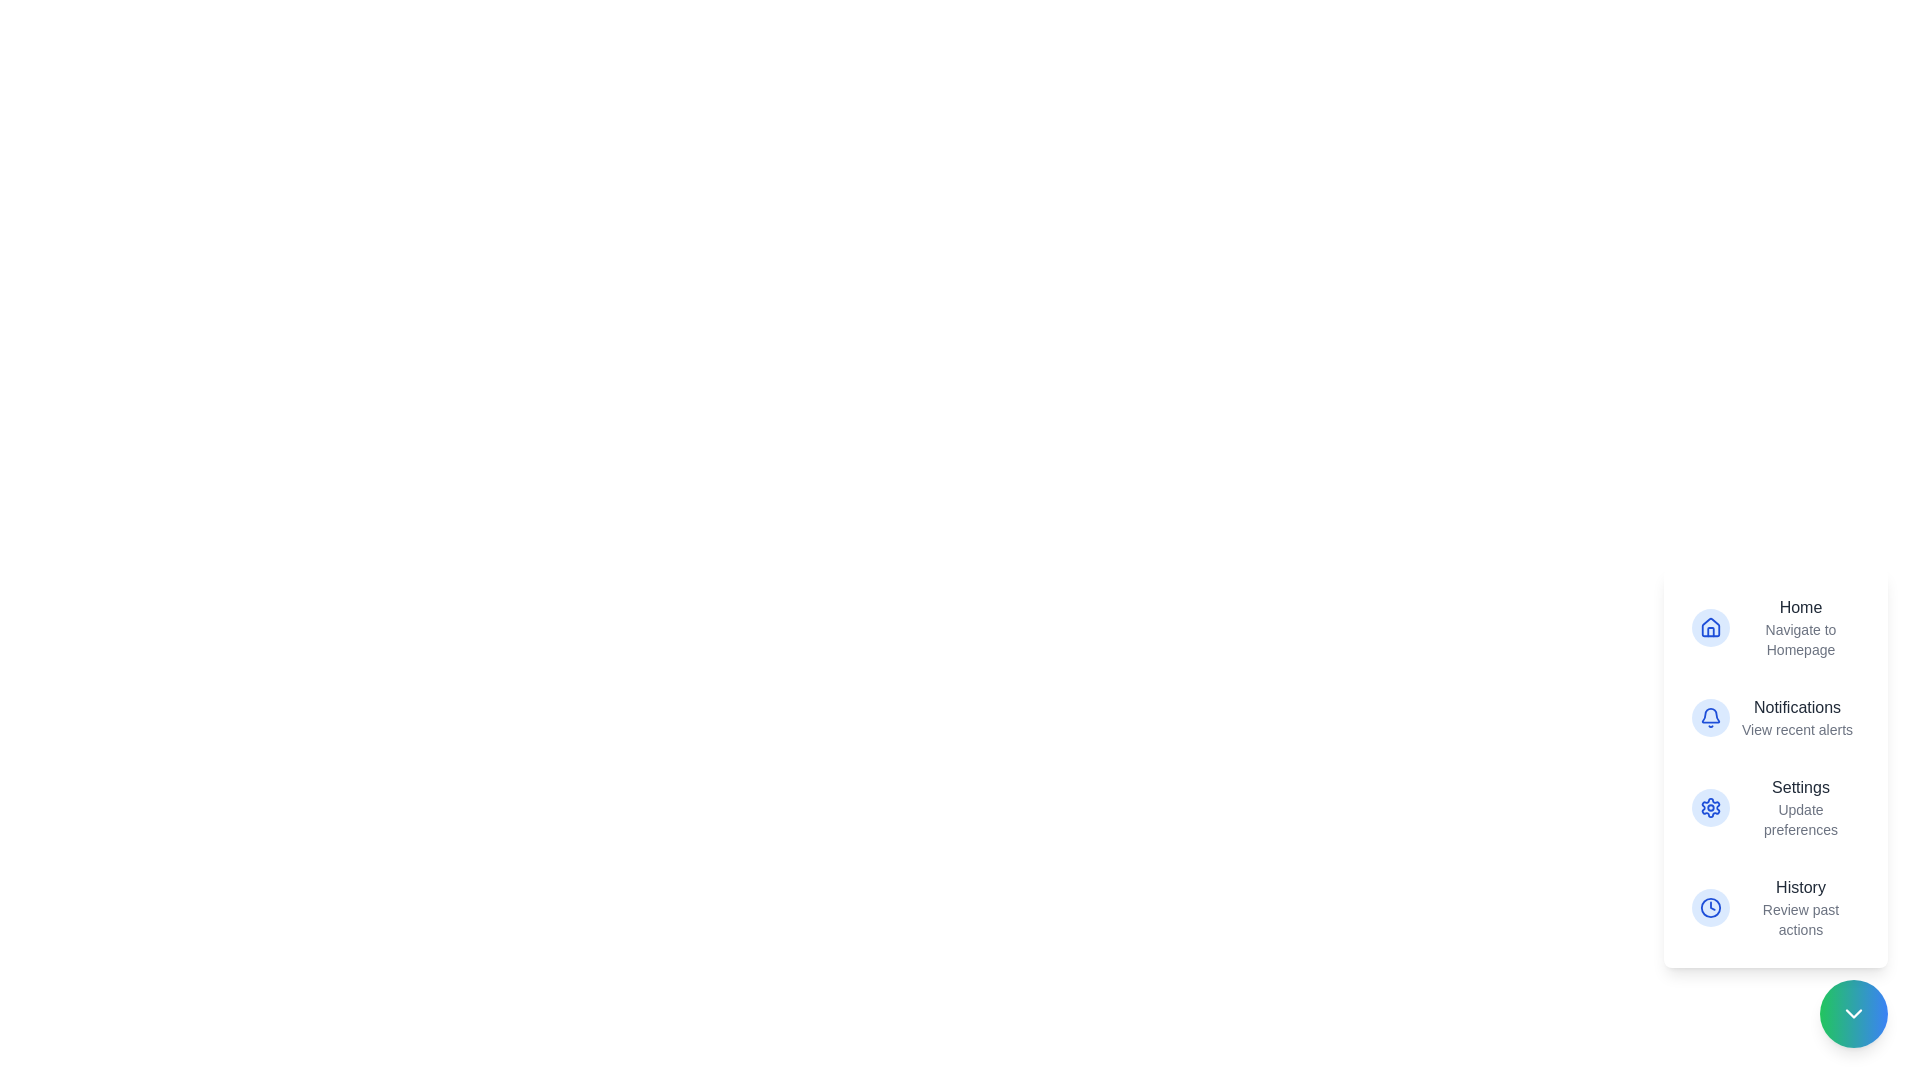 This screenshot has height=1080, width=1920. I want to click on the action item corresponding to Settings, so click(1776, 806).